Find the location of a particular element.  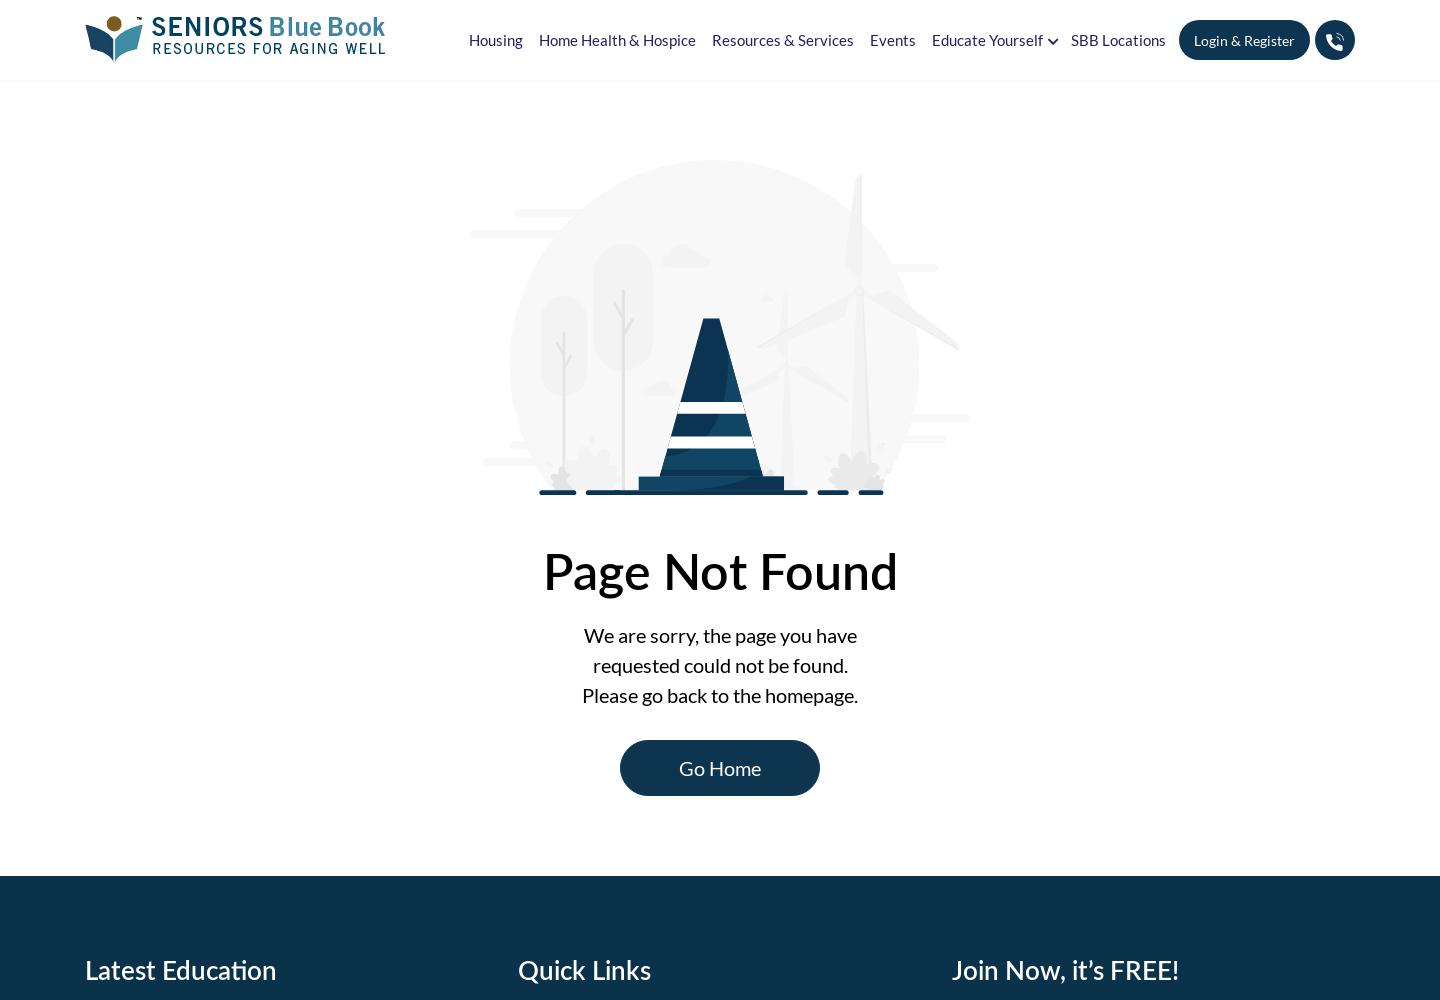

'Join Now, it’s FREE!' is located at coordinates (950, 967).